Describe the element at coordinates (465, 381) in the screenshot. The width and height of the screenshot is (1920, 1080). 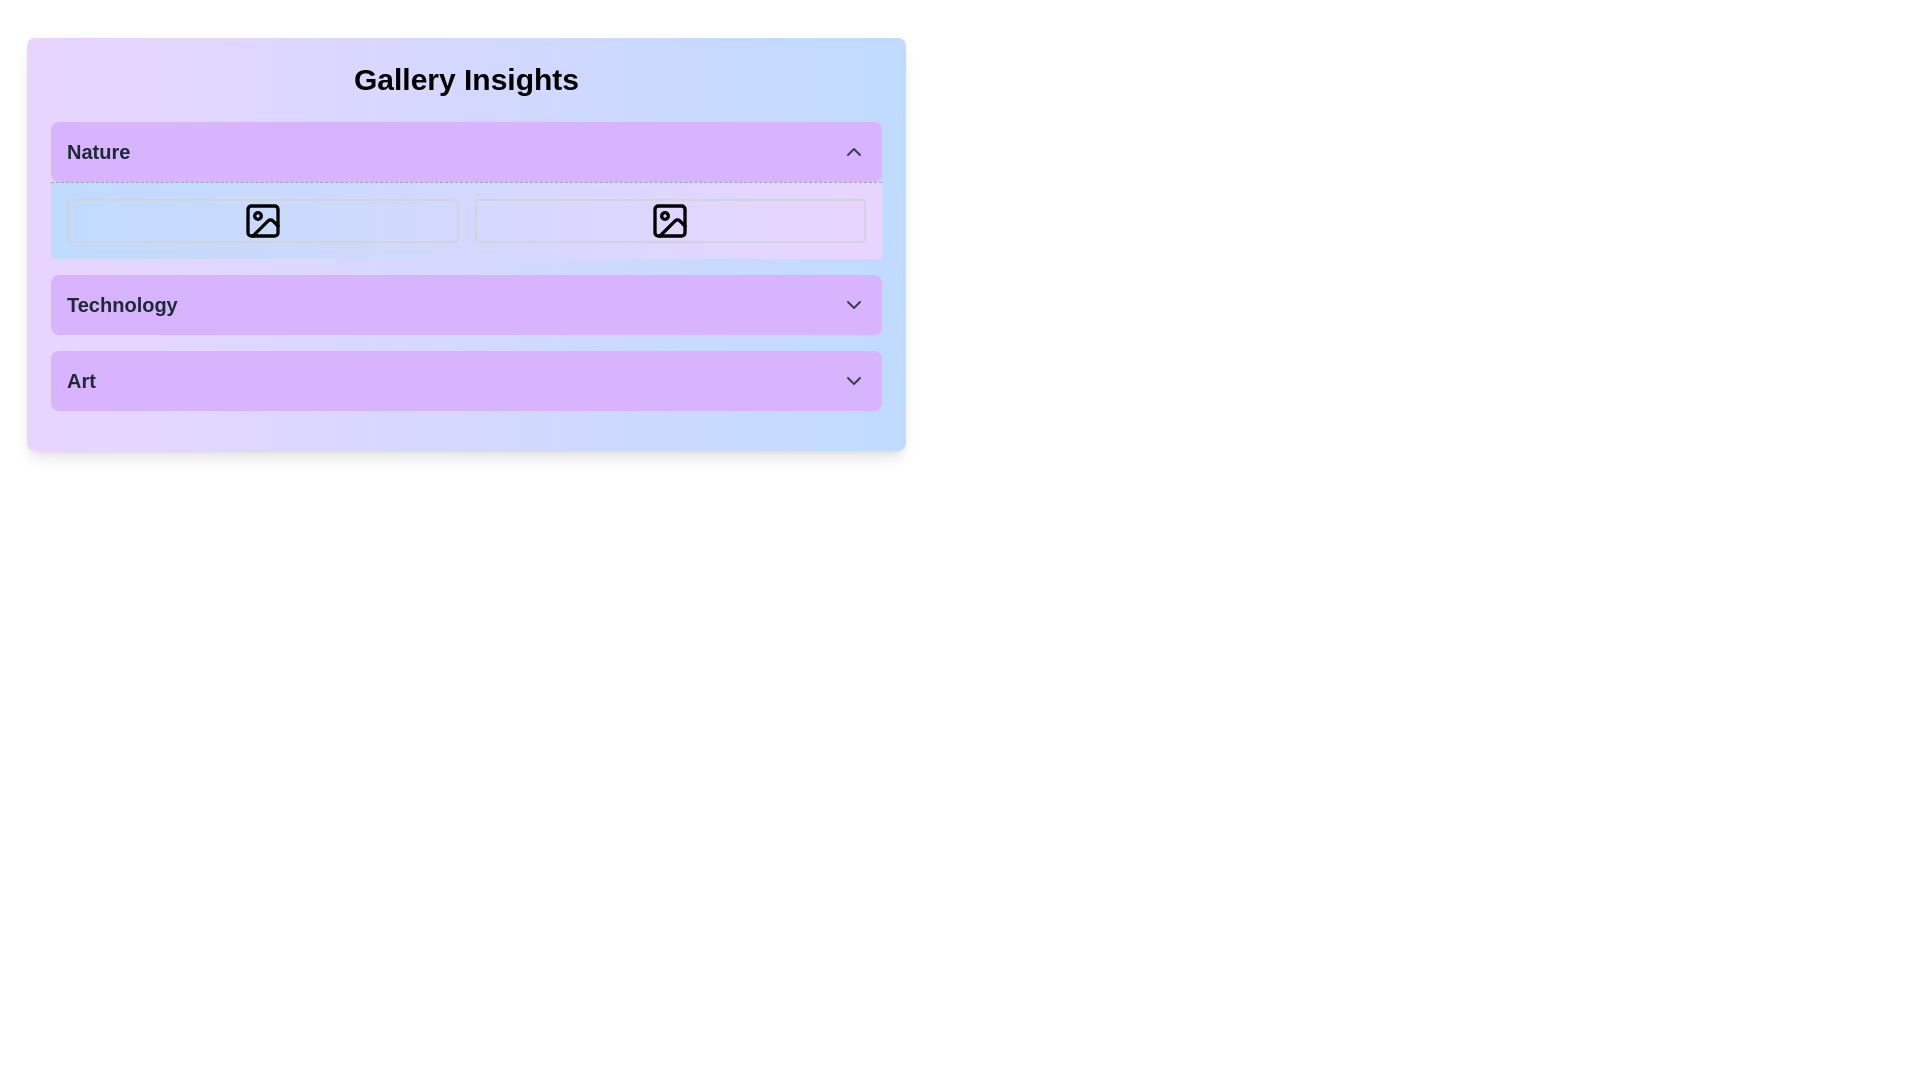
I see `the Dropdown Button located under the 'Gallery Insights' panel` at that location.